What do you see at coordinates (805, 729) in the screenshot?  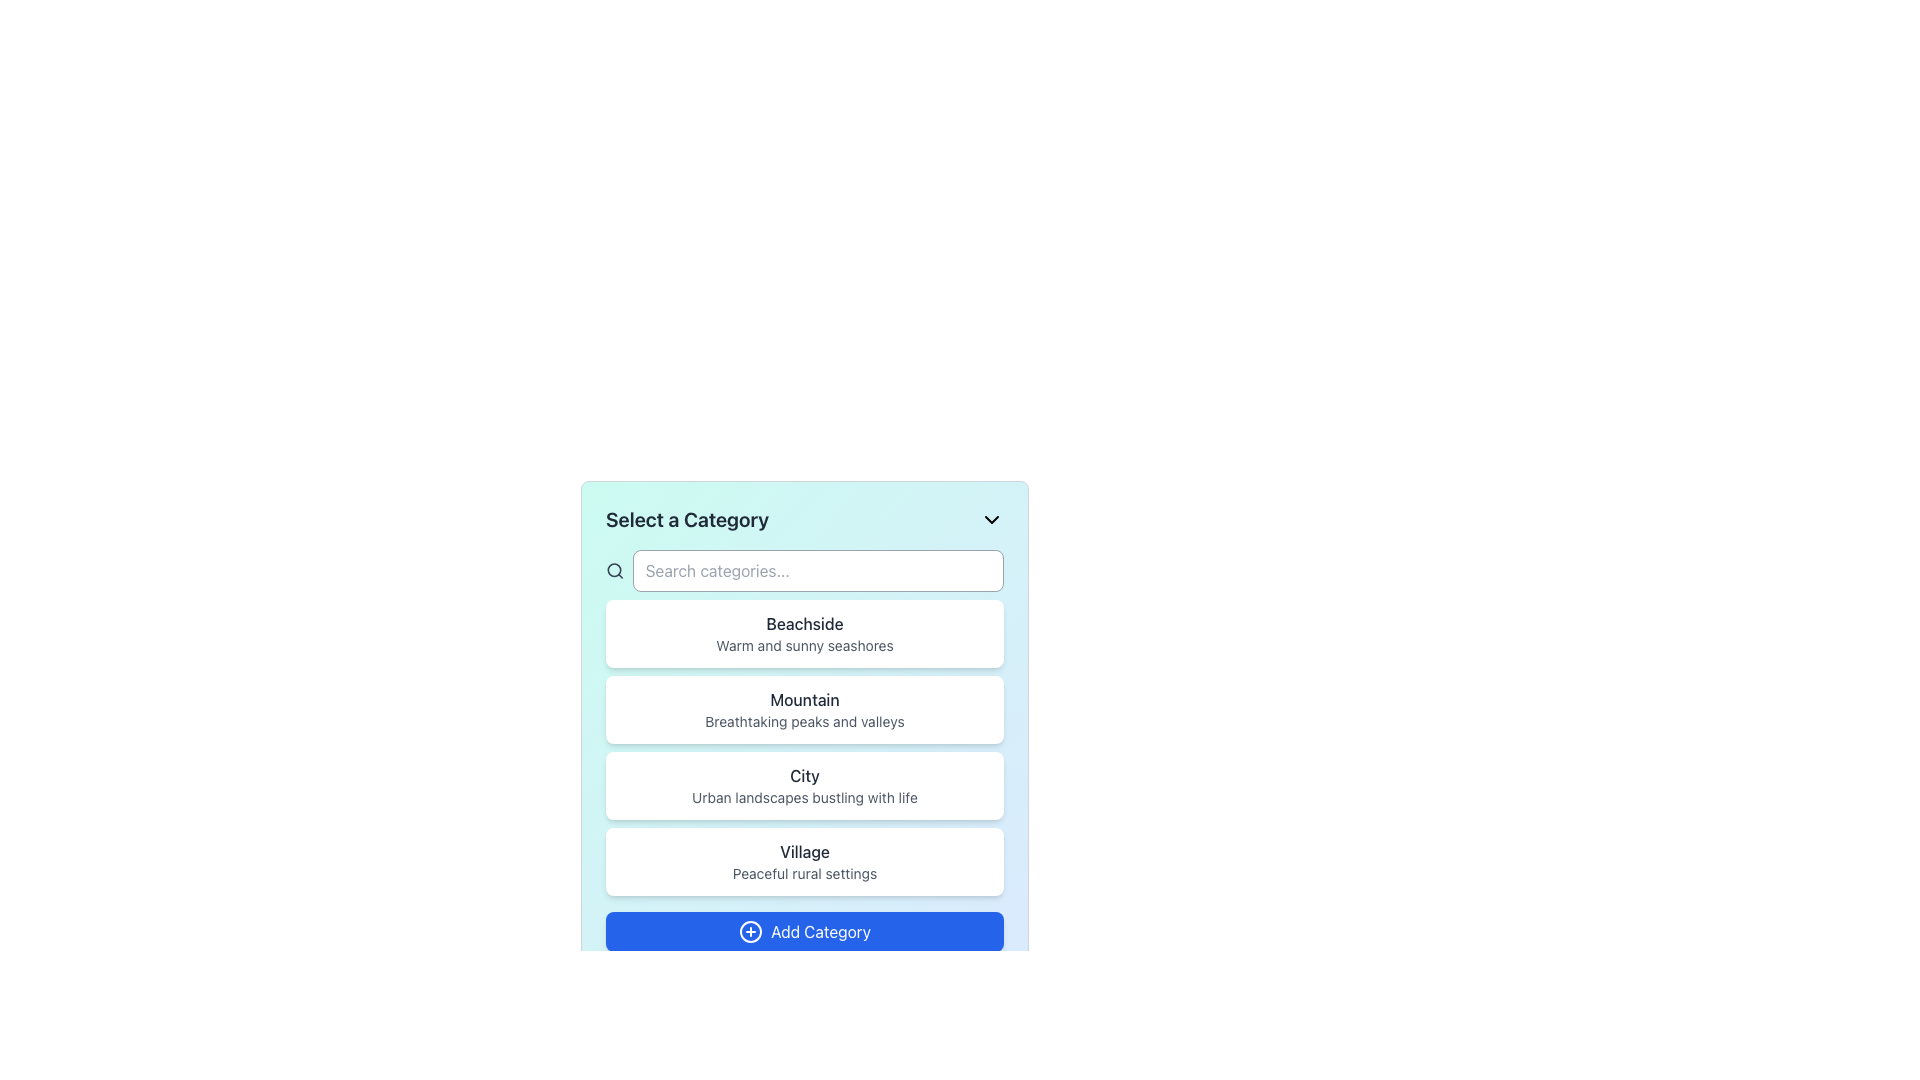 I see `the second selectable category button for 'Mountain' located in the modal interface under the 'Select a Category' header` at bounding box center [805, 729].